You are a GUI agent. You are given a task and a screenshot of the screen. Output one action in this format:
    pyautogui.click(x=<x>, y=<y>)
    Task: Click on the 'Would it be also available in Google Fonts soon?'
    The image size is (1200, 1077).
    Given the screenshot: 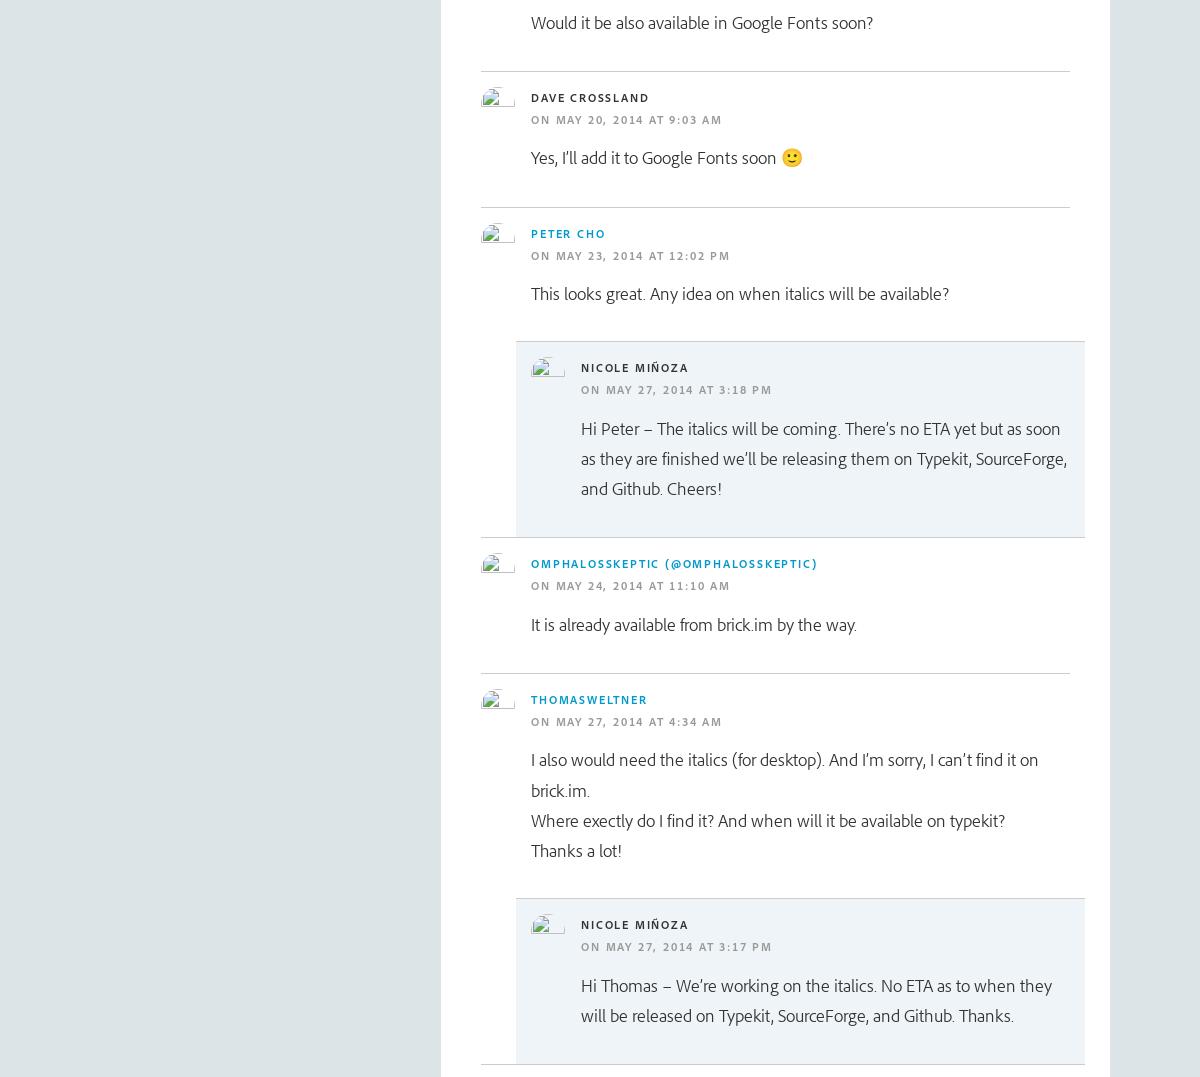 What is the action you would take?
    pyautogui.click(x=702, y=20)
    